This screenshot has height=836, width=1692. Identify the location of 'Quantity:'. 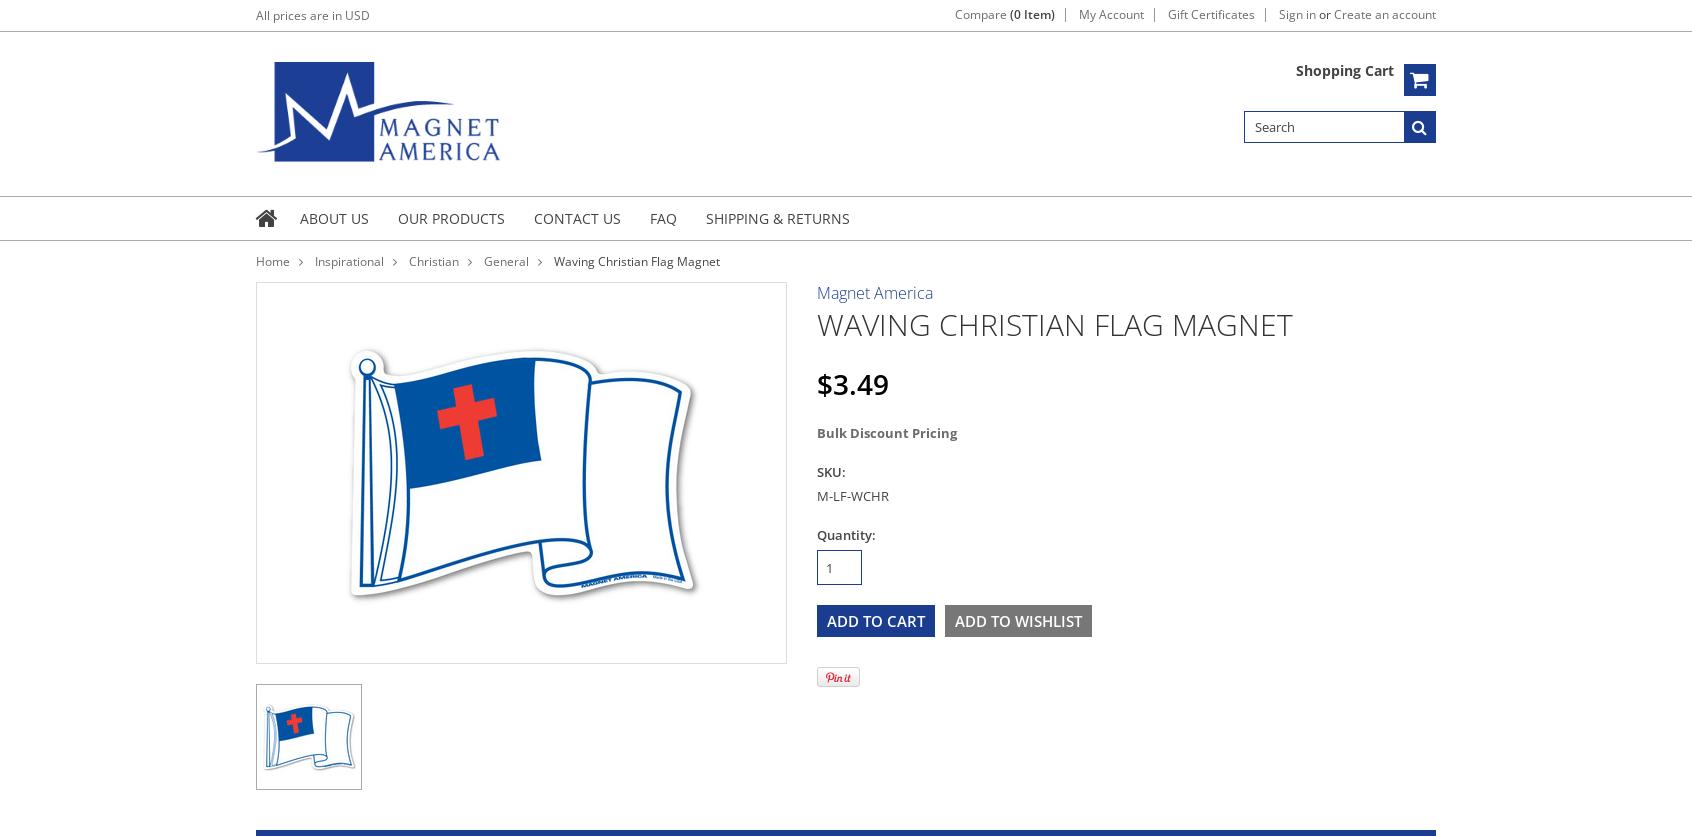
(846, 534).